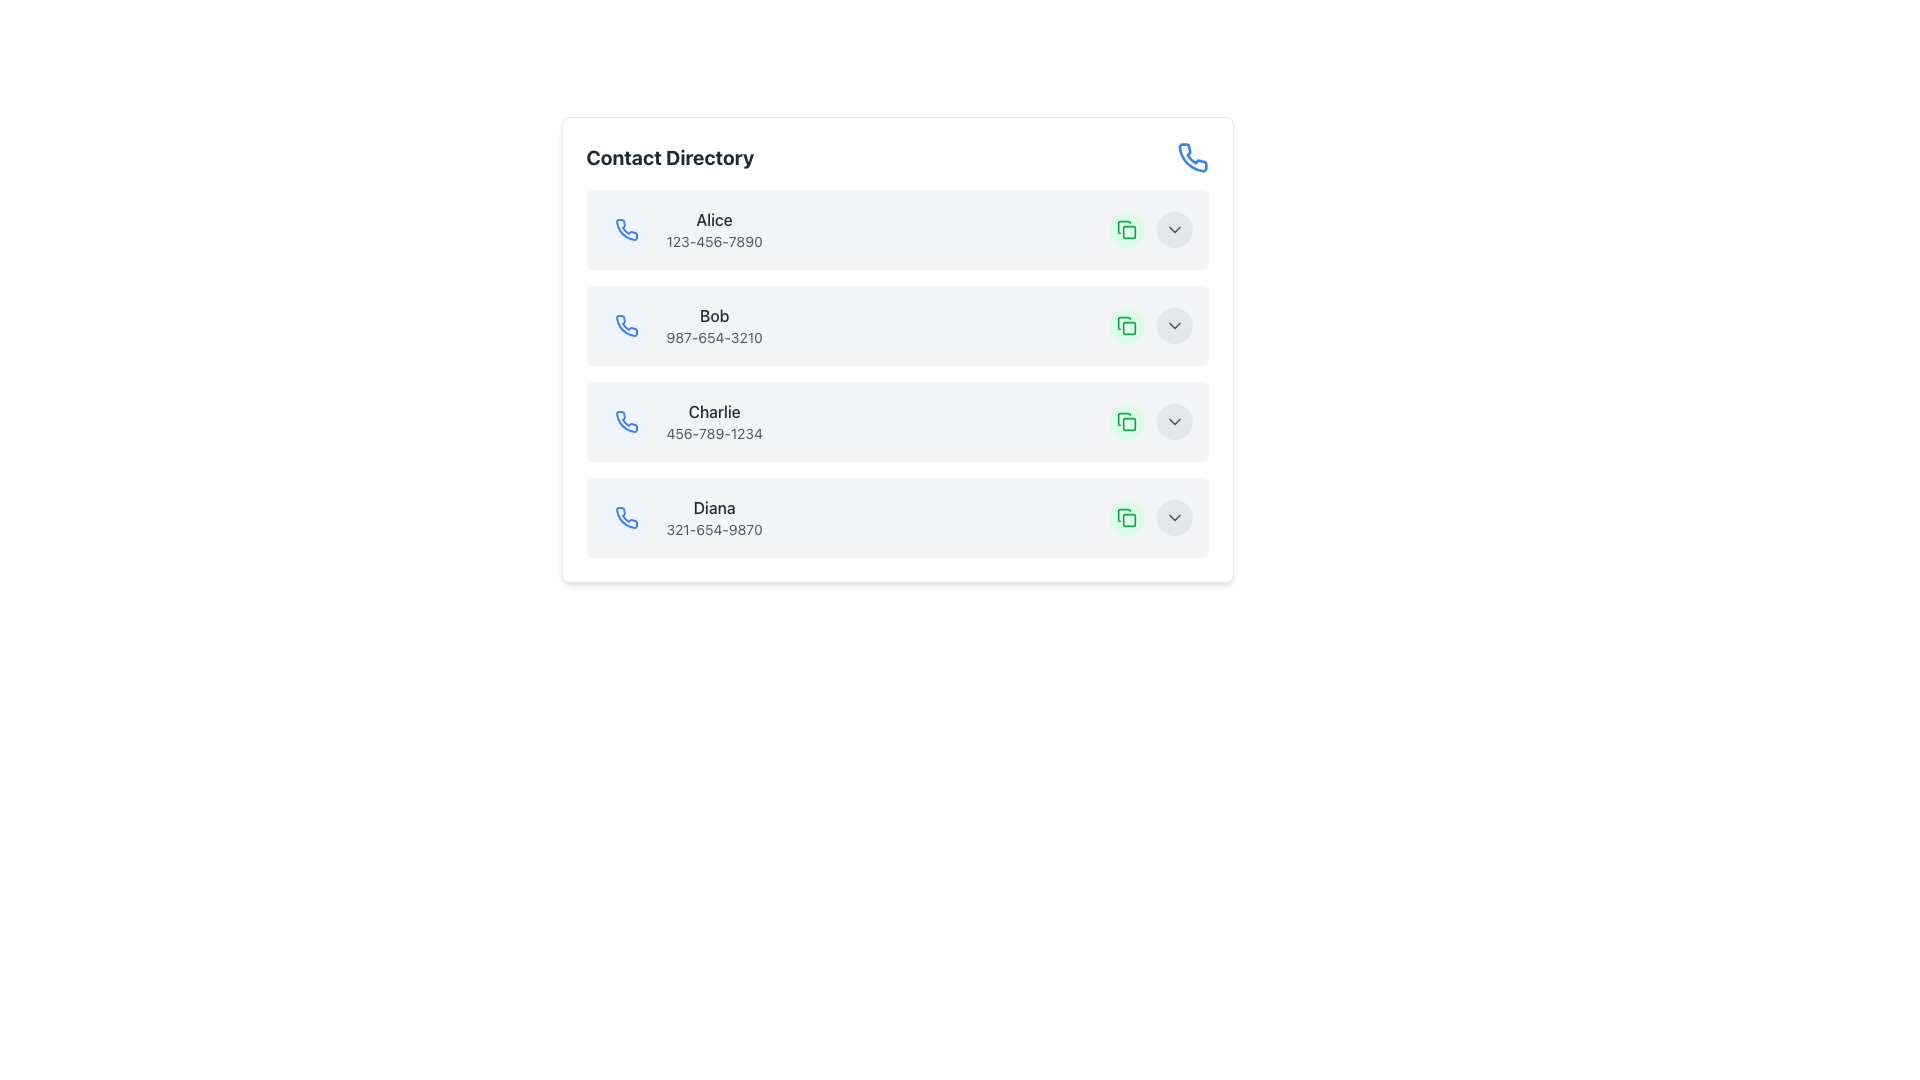 This screenshot has height=1080, width=1920. What do you see at coordinates (714, 528) in the screenshot?
I see `the static text displaying the phone number '321-654-9870' associated with the name 'Diana', located in the fourth entry of the contact list` at bounding box center [714, 528].